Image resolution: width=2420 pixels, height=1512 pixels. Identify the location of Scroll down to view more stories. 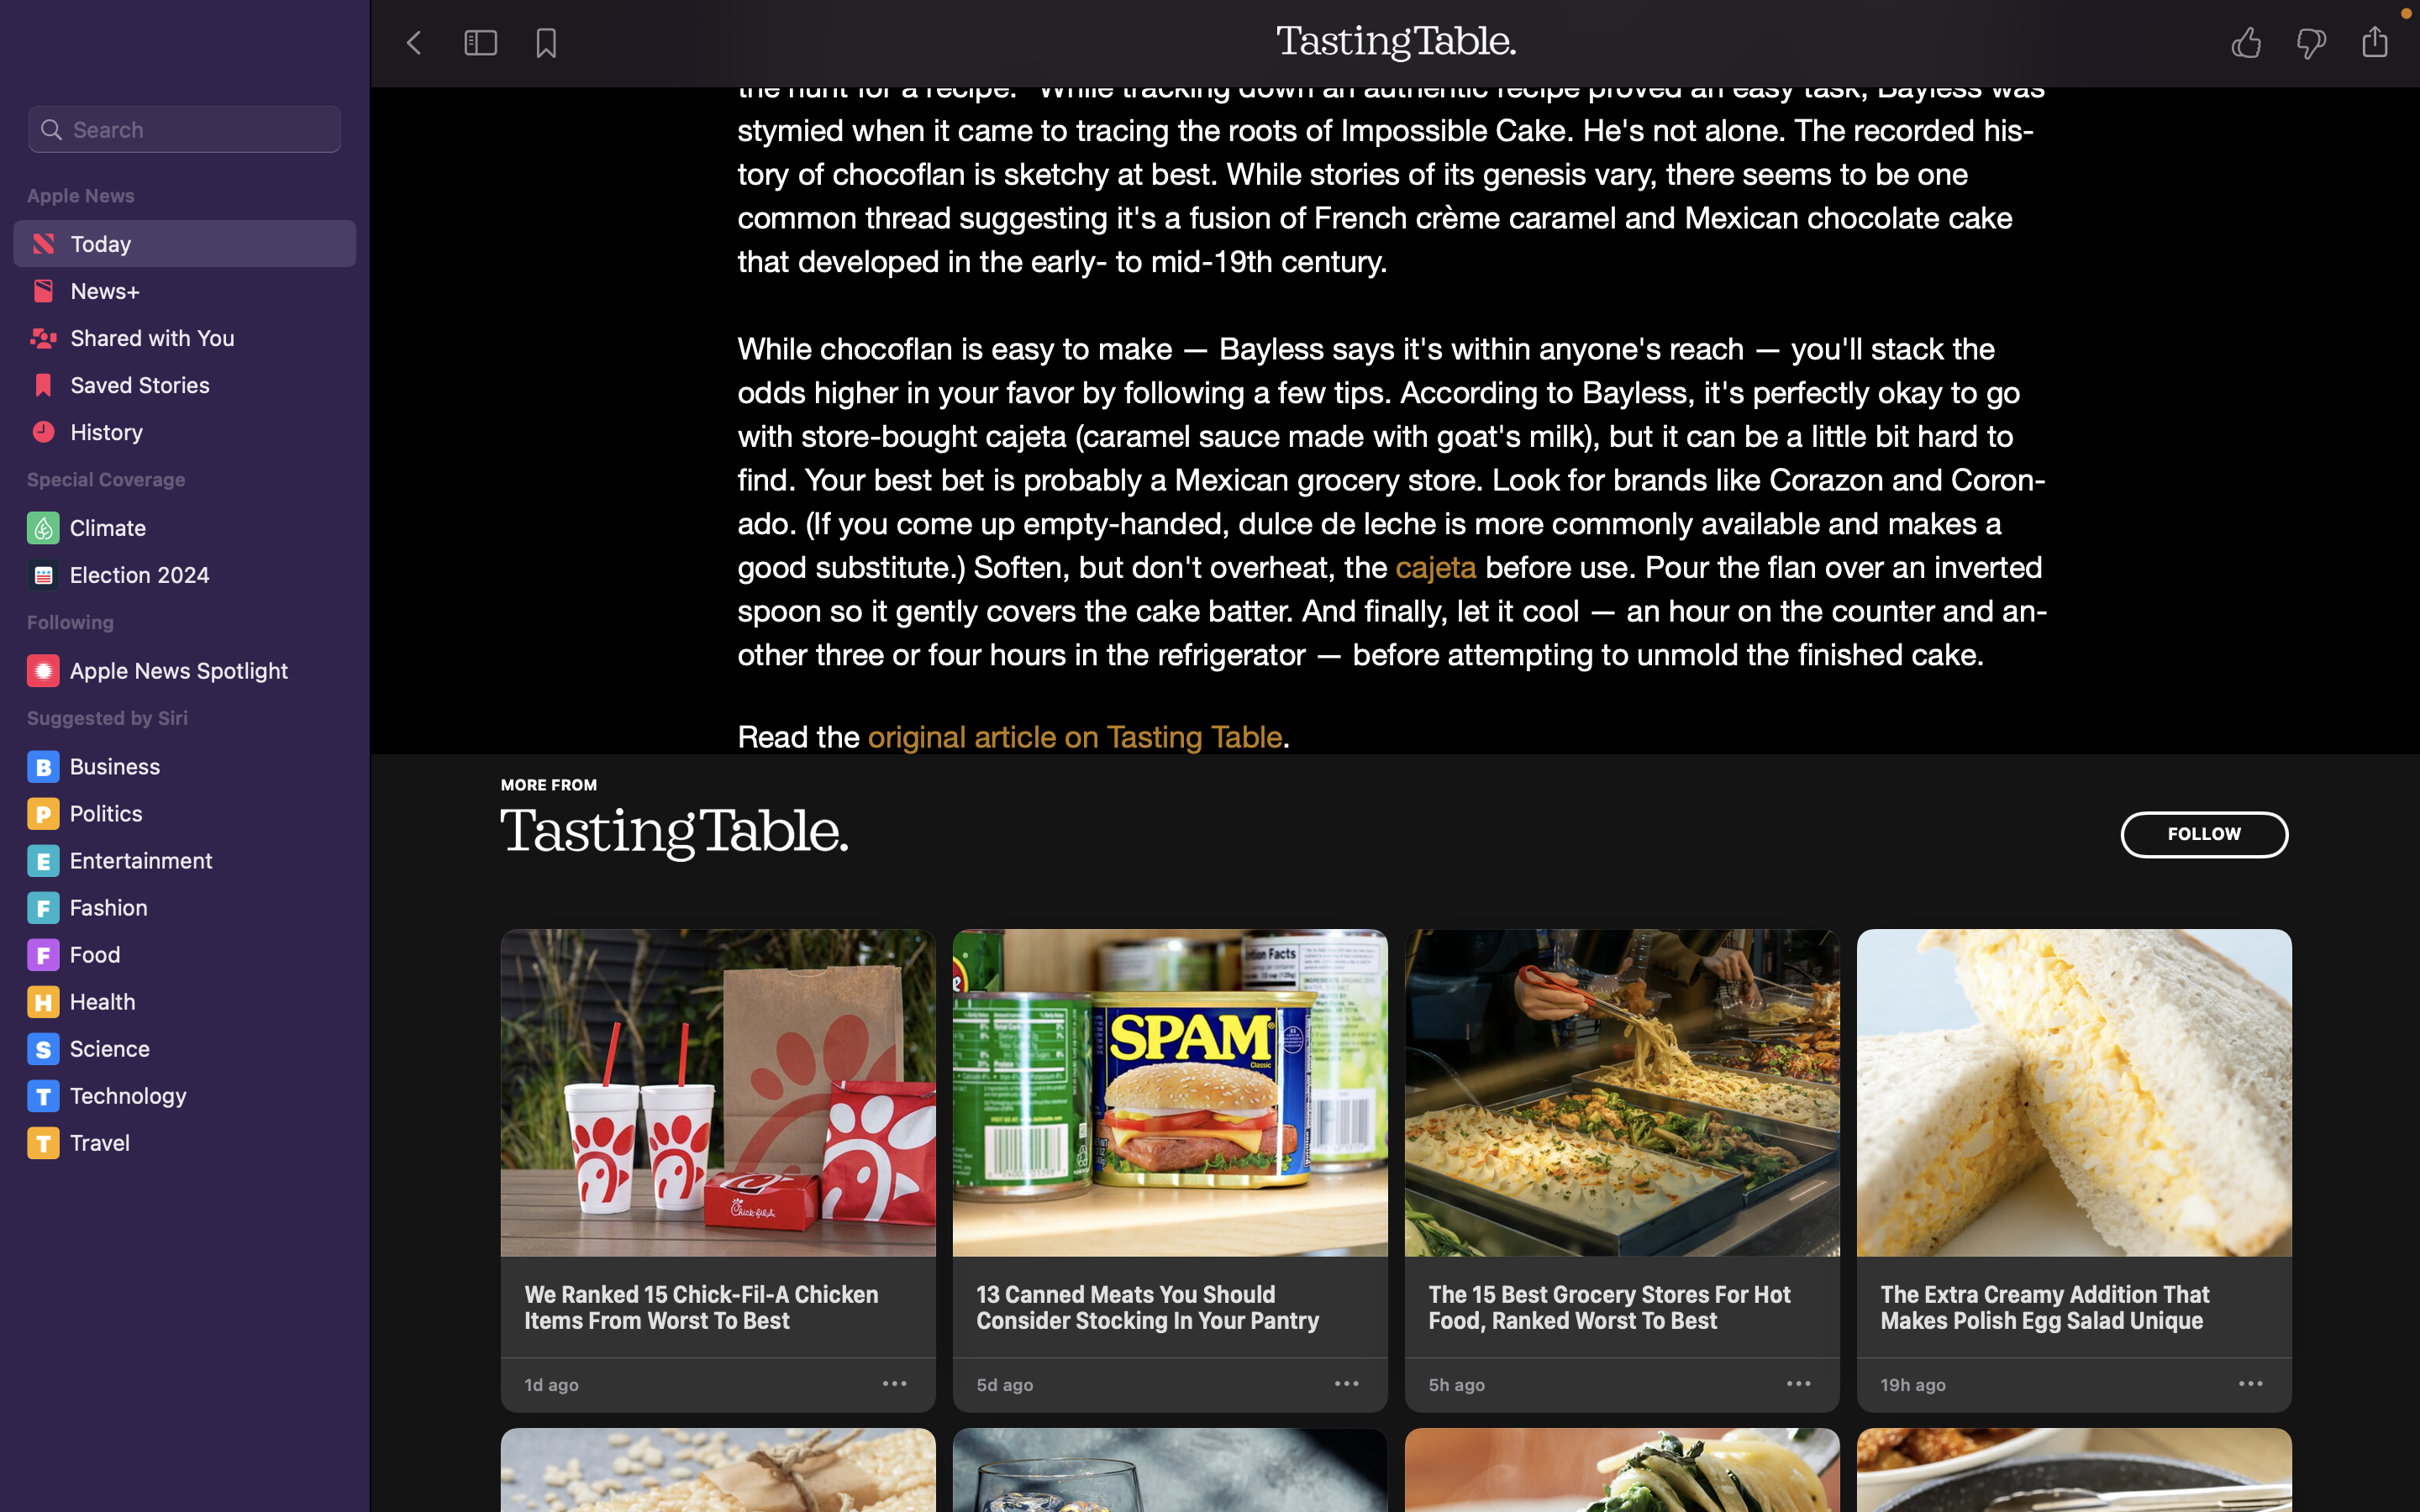
(4017200, 1443204).